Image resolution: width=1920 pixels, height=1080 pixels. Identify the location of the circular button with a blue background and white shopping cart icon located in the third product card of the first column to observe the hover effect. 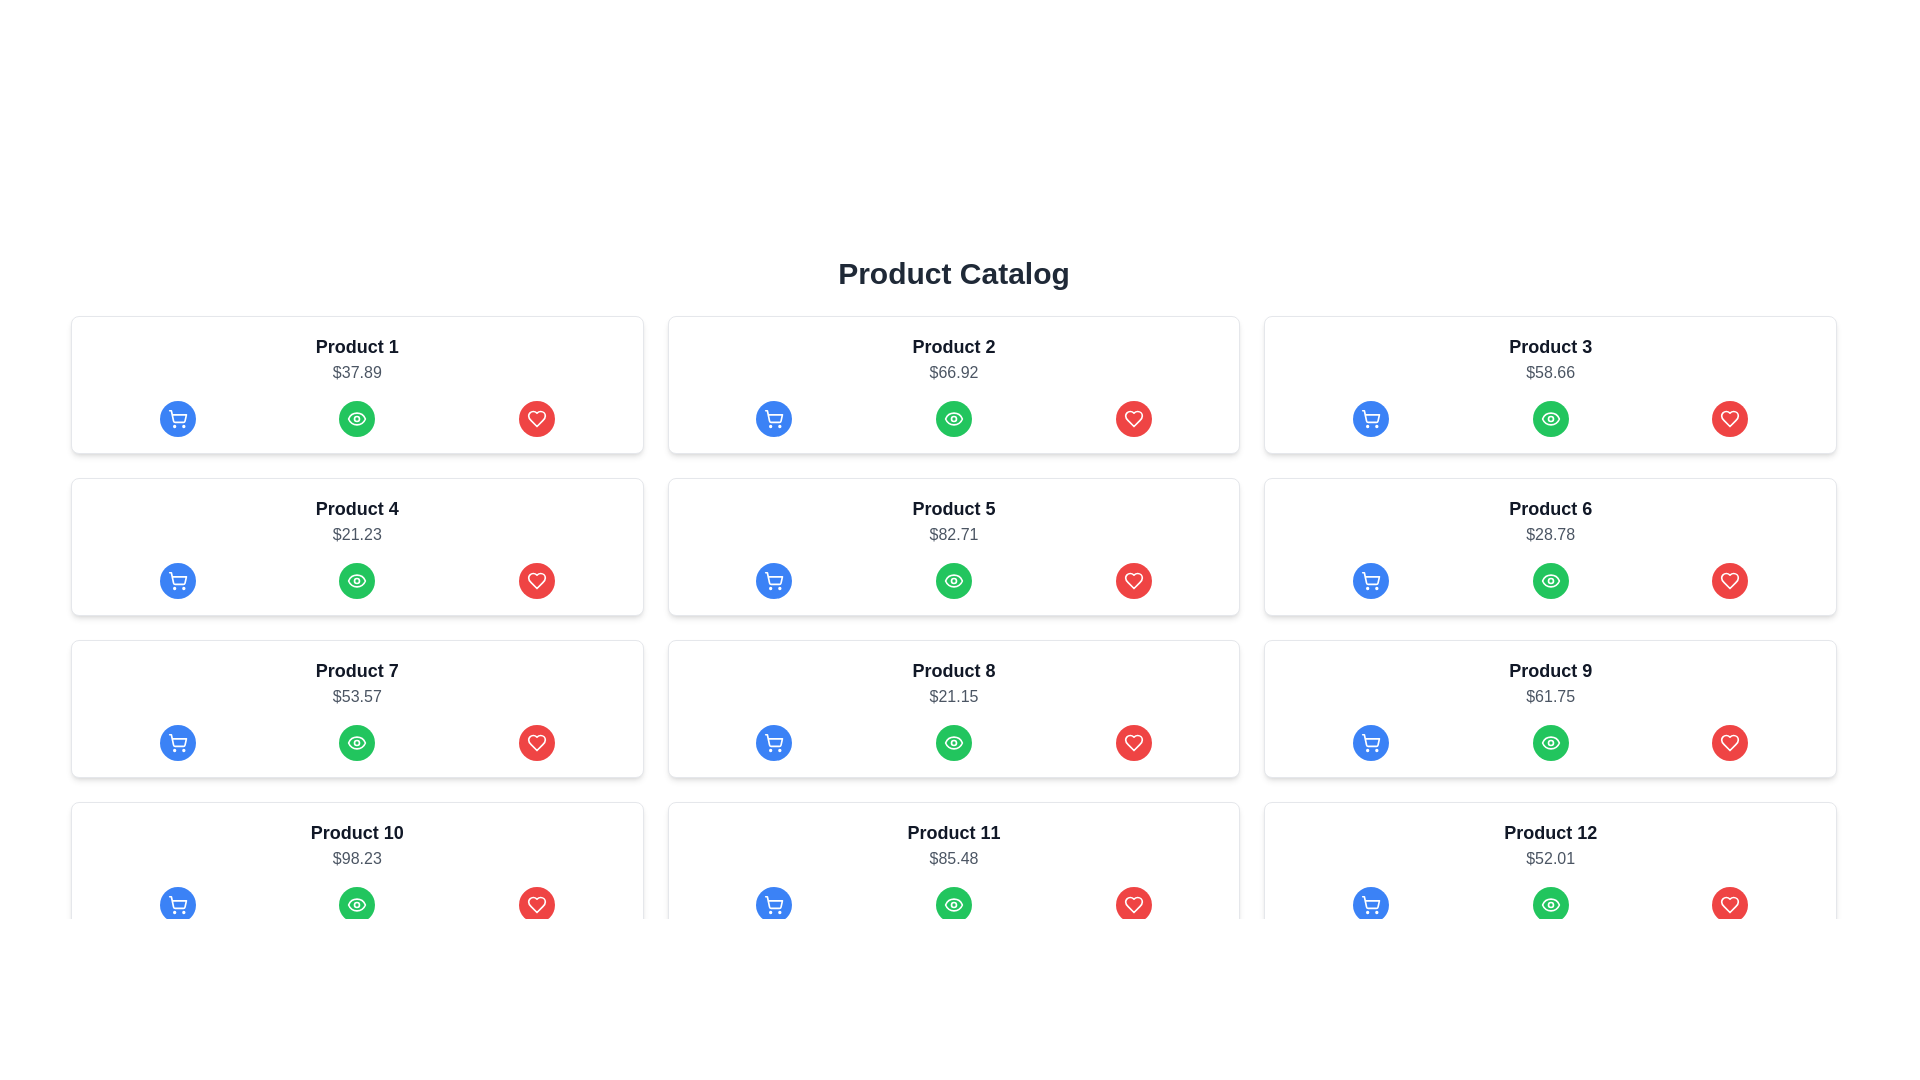
(177, 743).